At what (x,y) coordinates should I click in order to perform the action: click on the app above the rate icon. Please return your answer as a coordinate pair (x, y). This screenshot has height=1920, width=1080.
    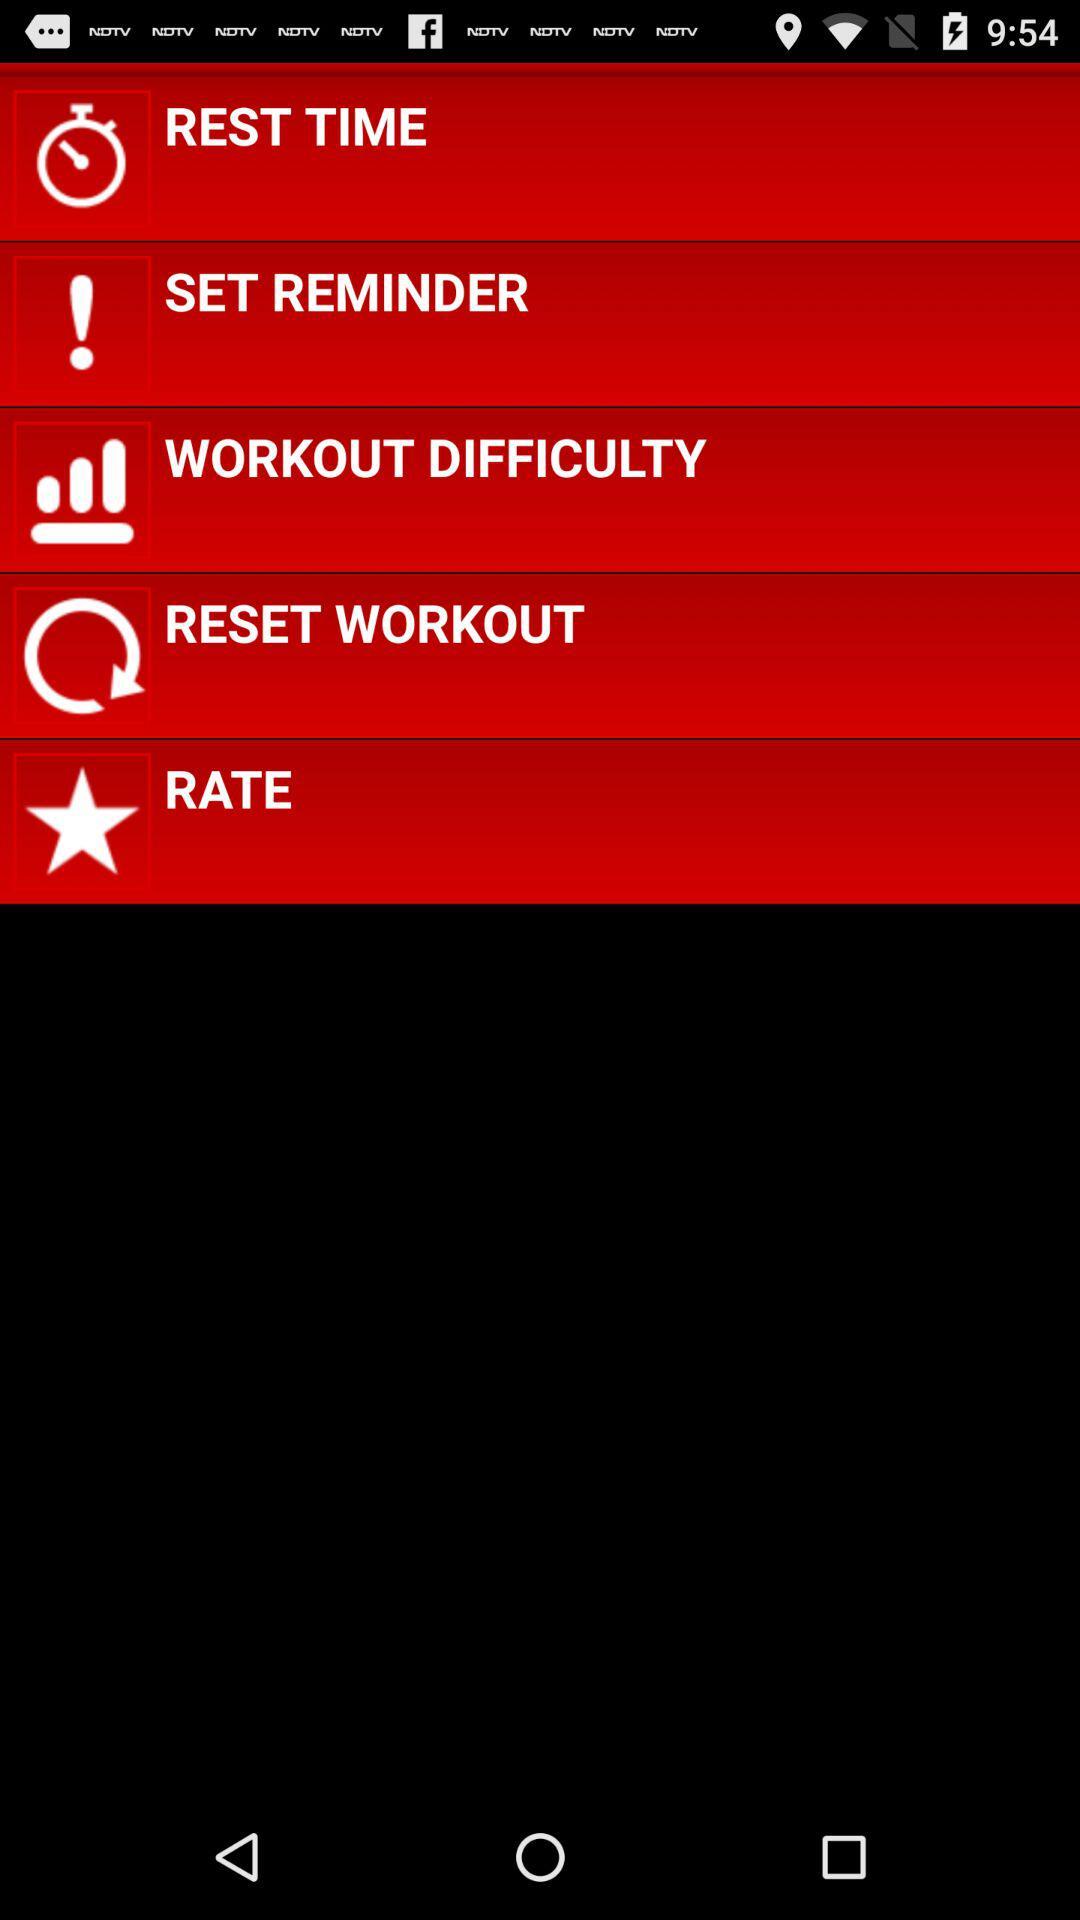
    Looking at the image, I should click on (374, 621).